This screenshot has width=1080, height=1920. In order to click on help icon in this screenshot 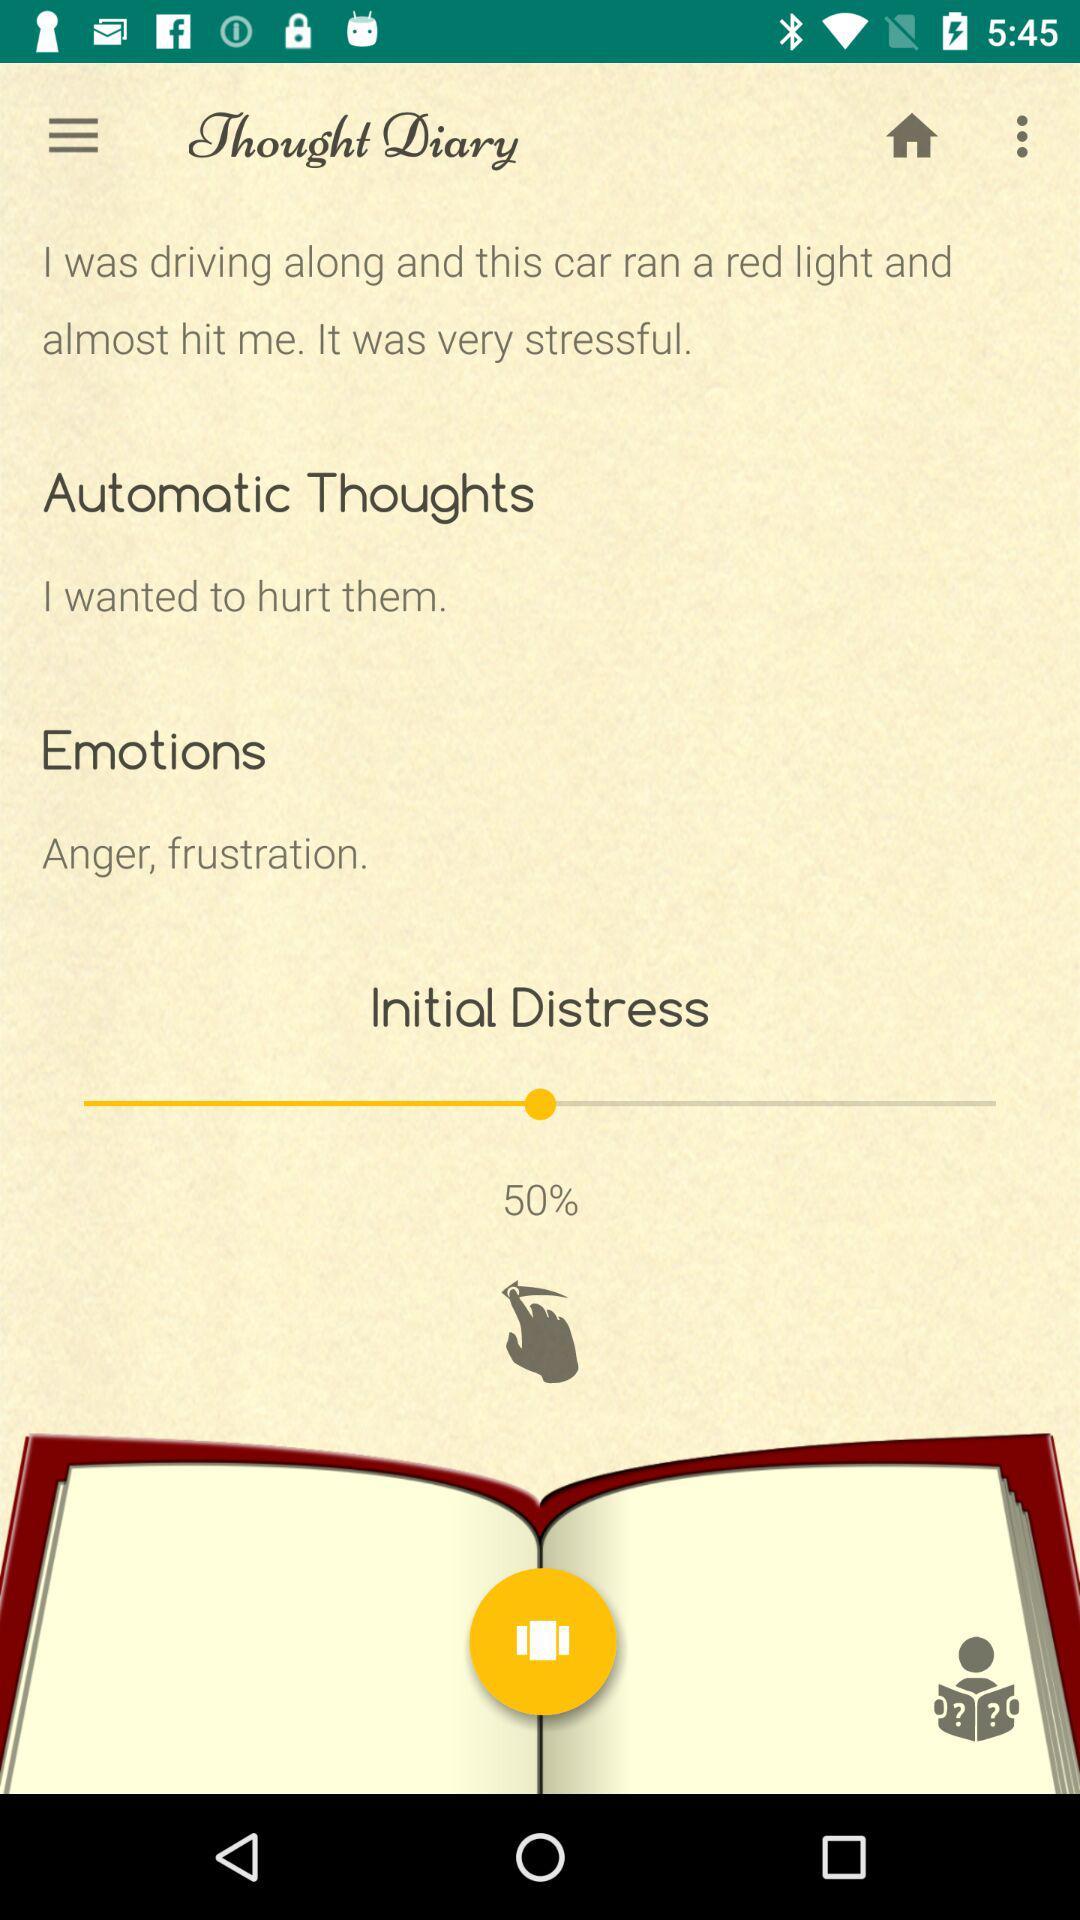, I will do `click(974, 1688)`.